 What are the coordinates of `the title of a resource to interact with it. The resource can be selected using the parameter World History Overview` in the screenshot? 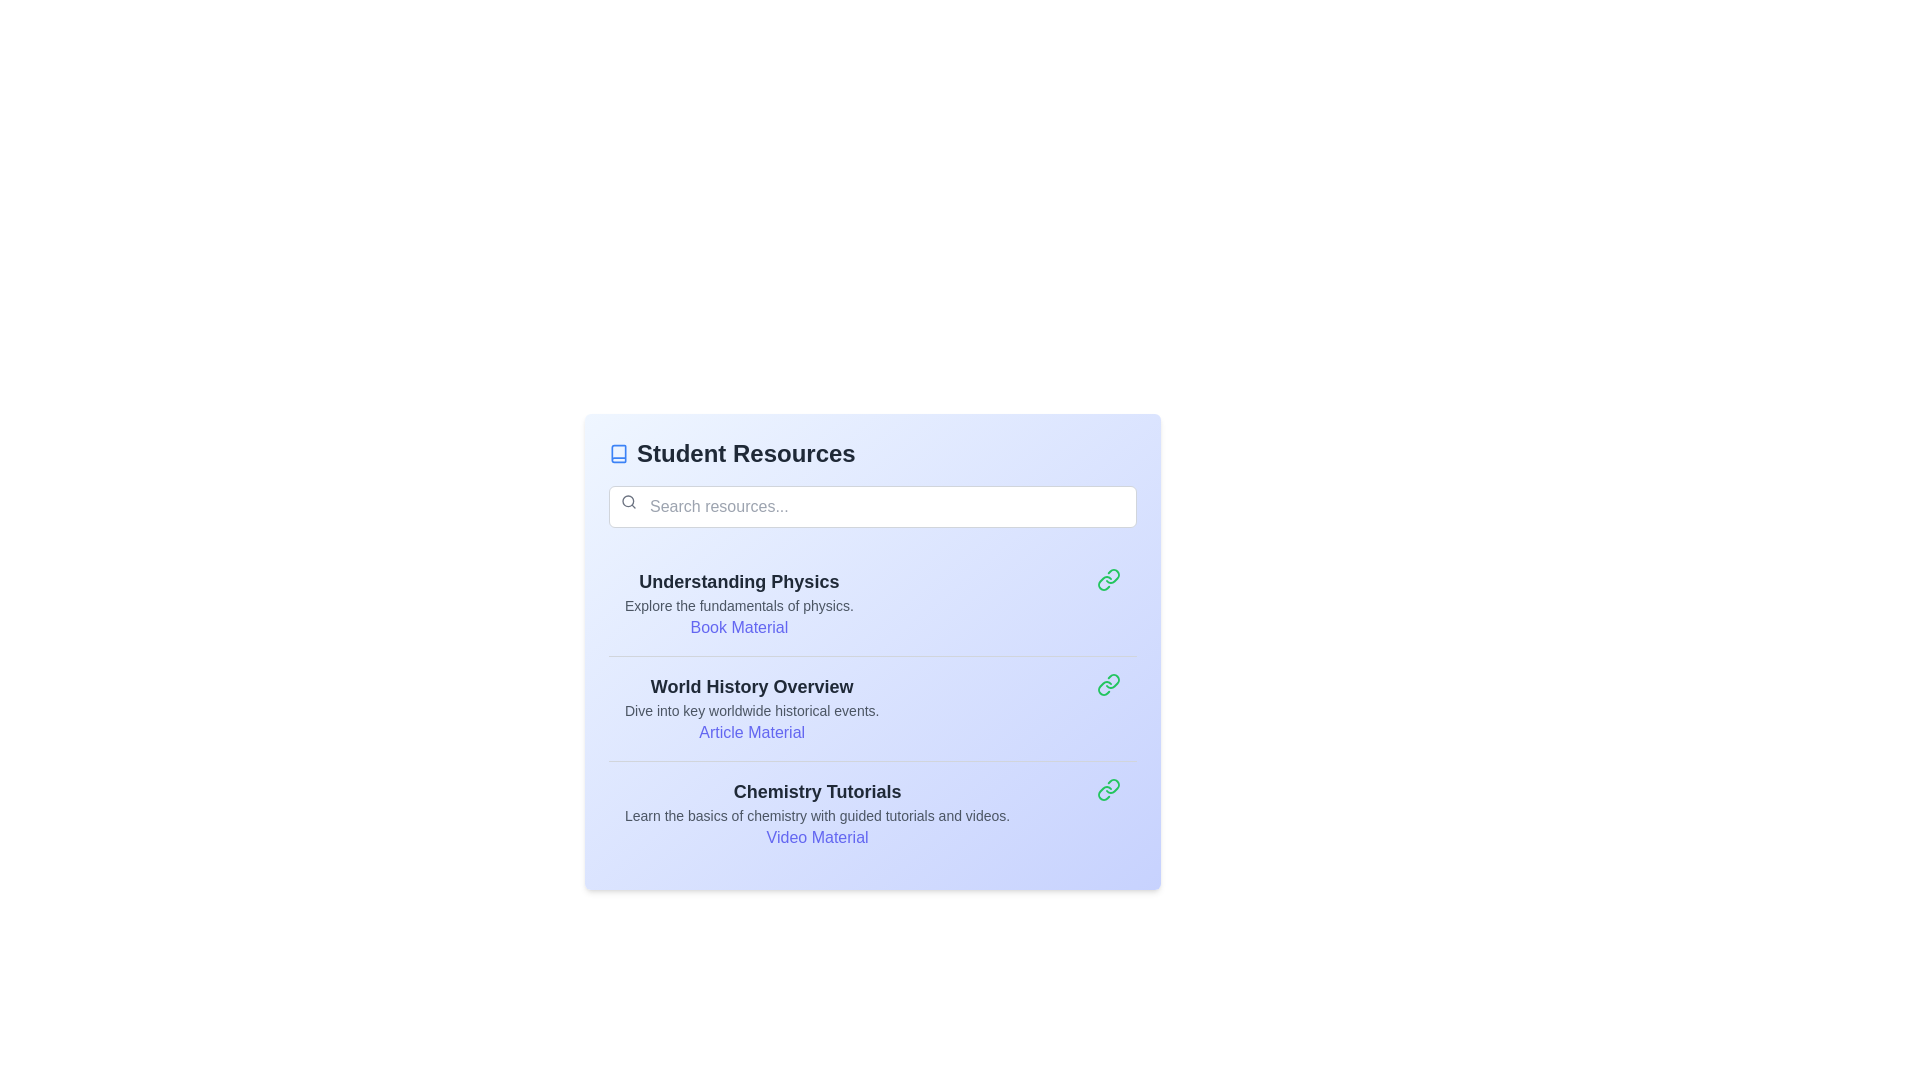 It's located at (751, 685).